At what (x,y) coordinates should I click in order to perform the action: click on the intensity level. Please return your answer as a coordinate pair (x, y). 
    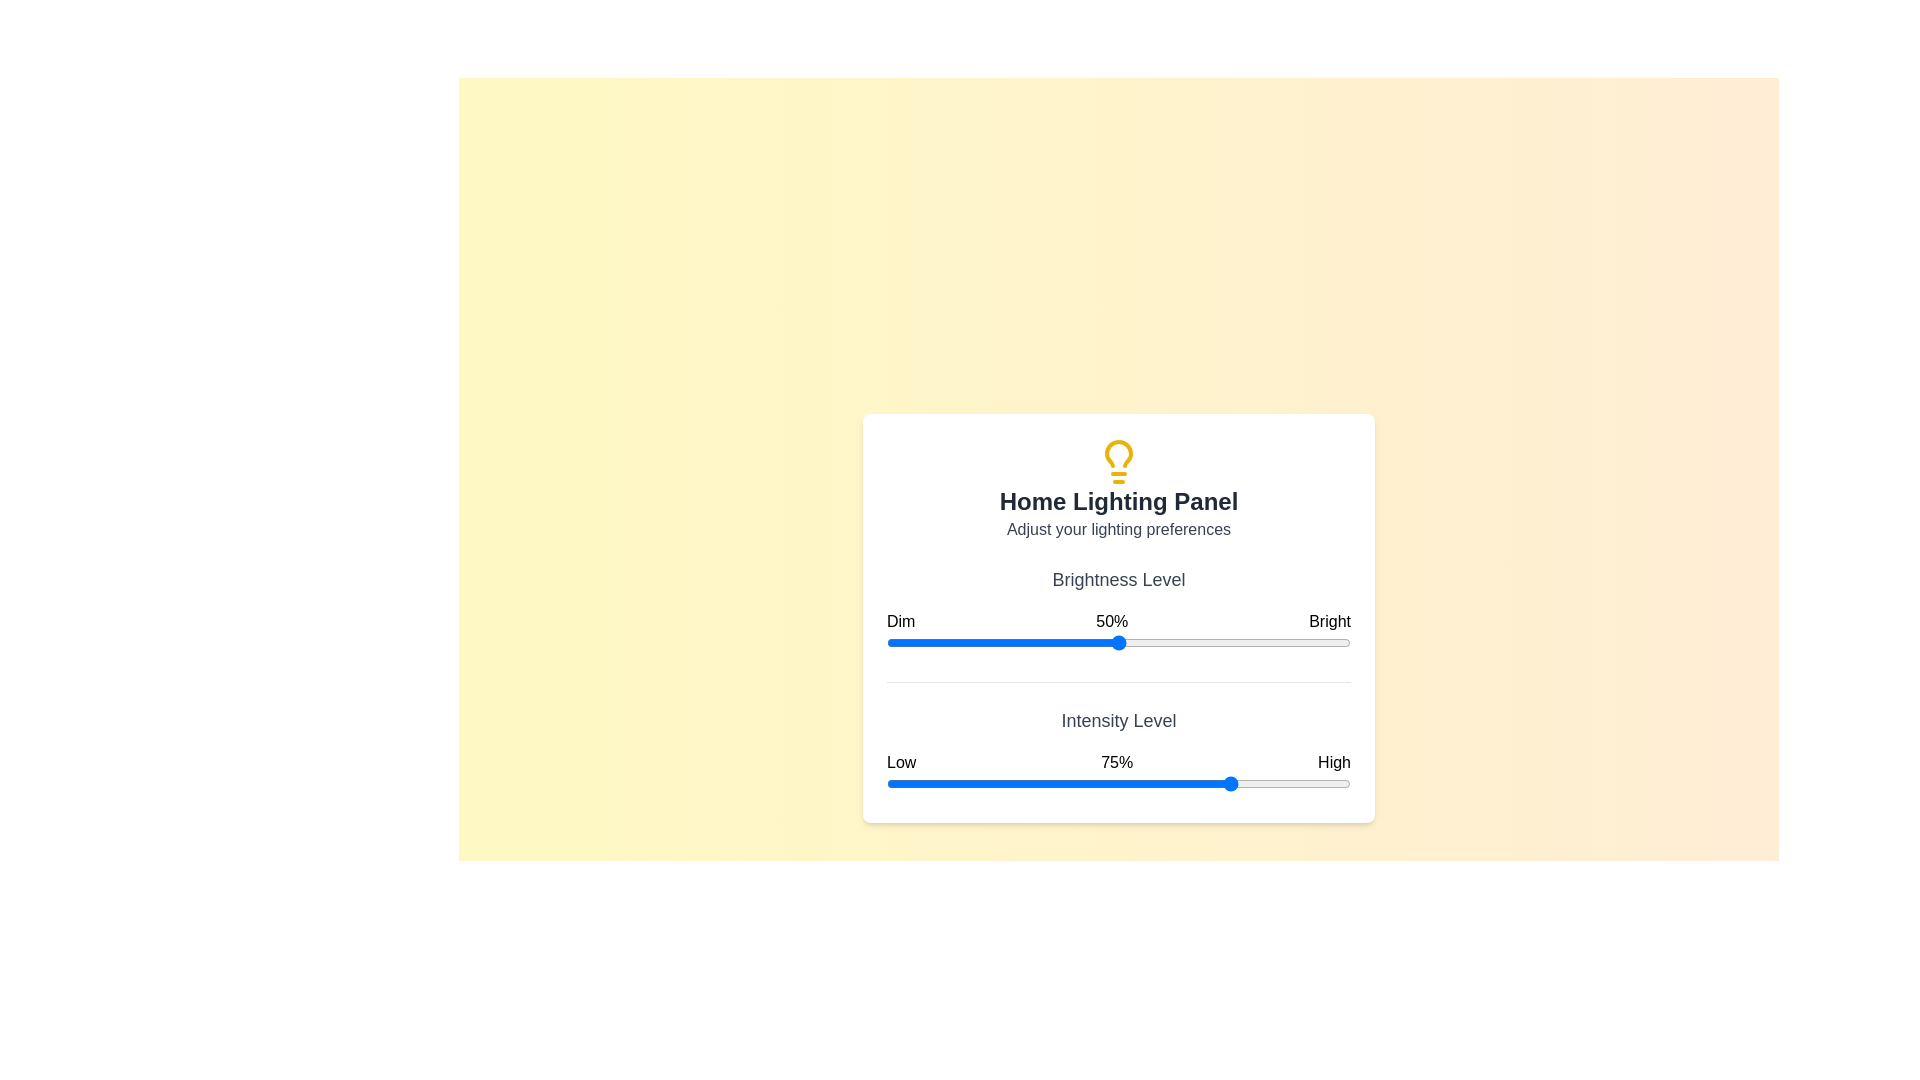
    Looking at the image, I should click on (1201, 782).